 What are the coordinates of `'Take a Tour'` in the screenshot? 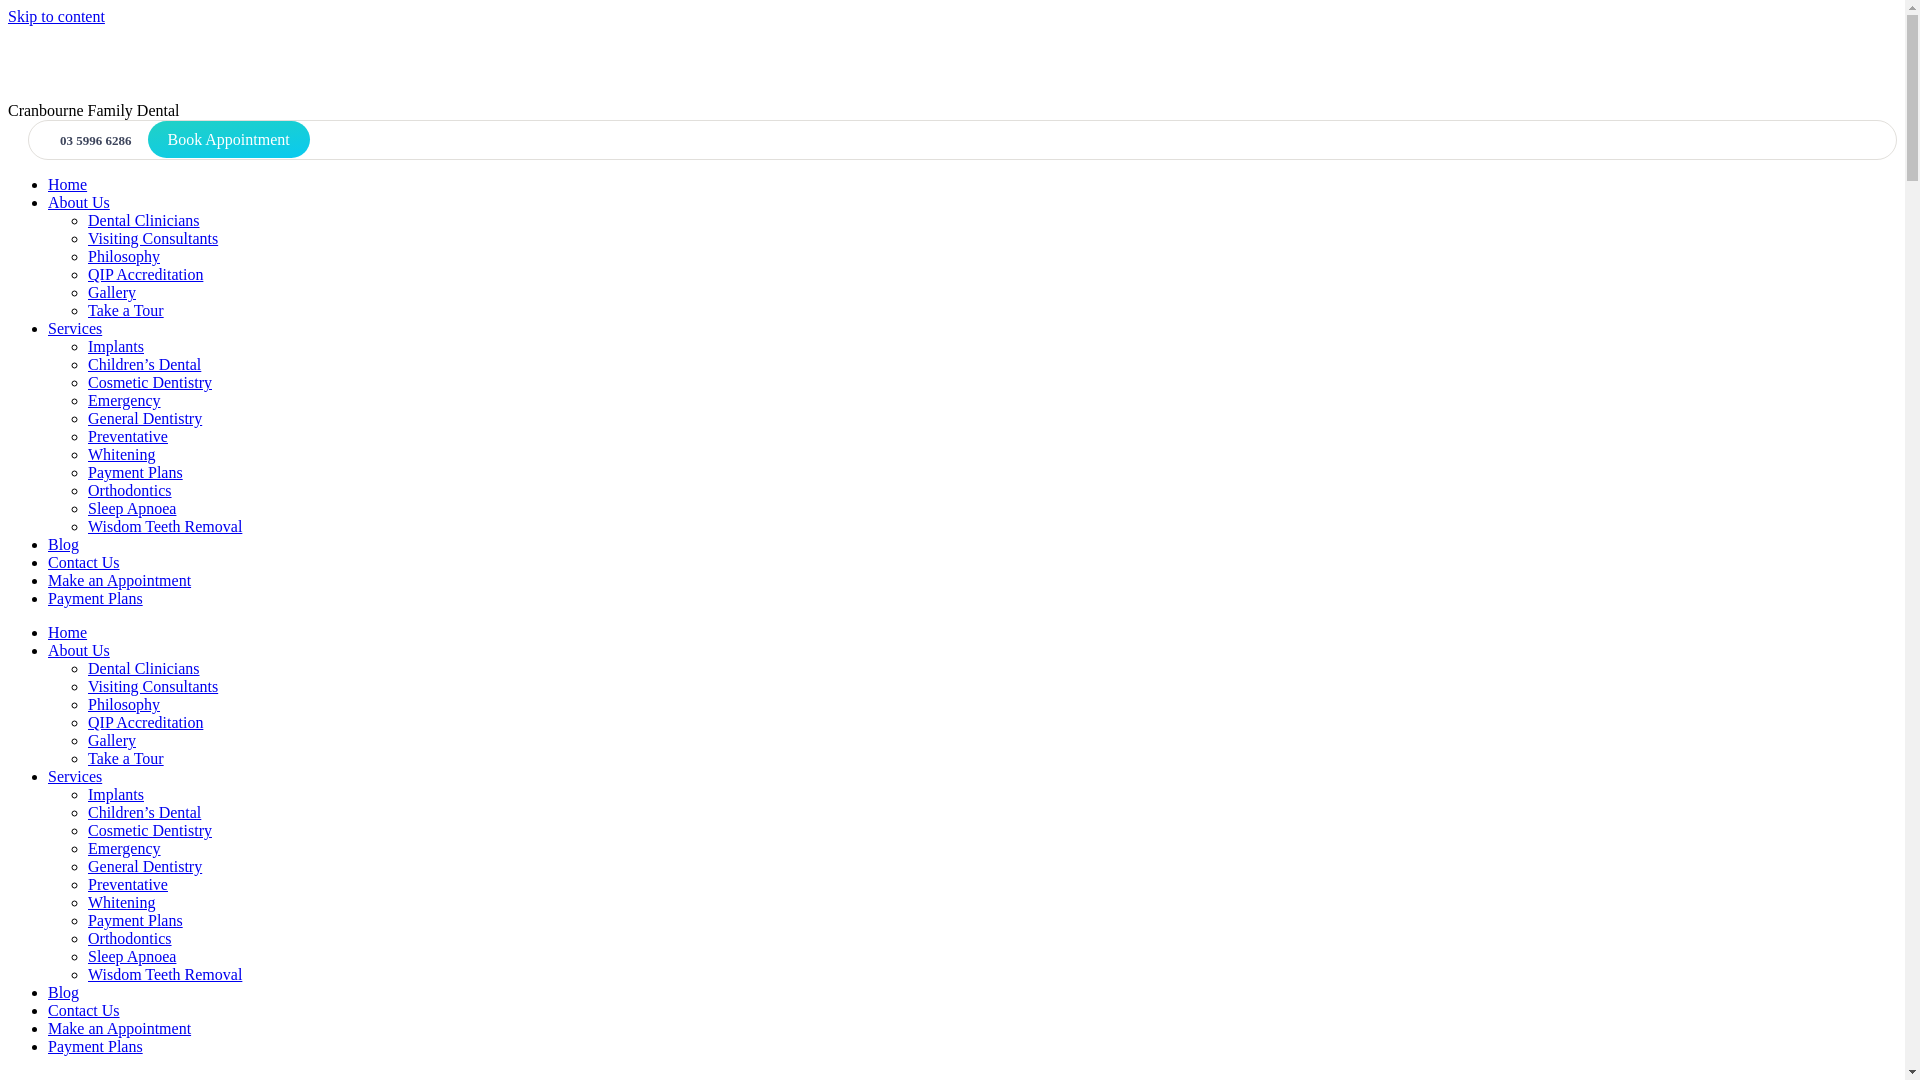 It's located at (124, 310).